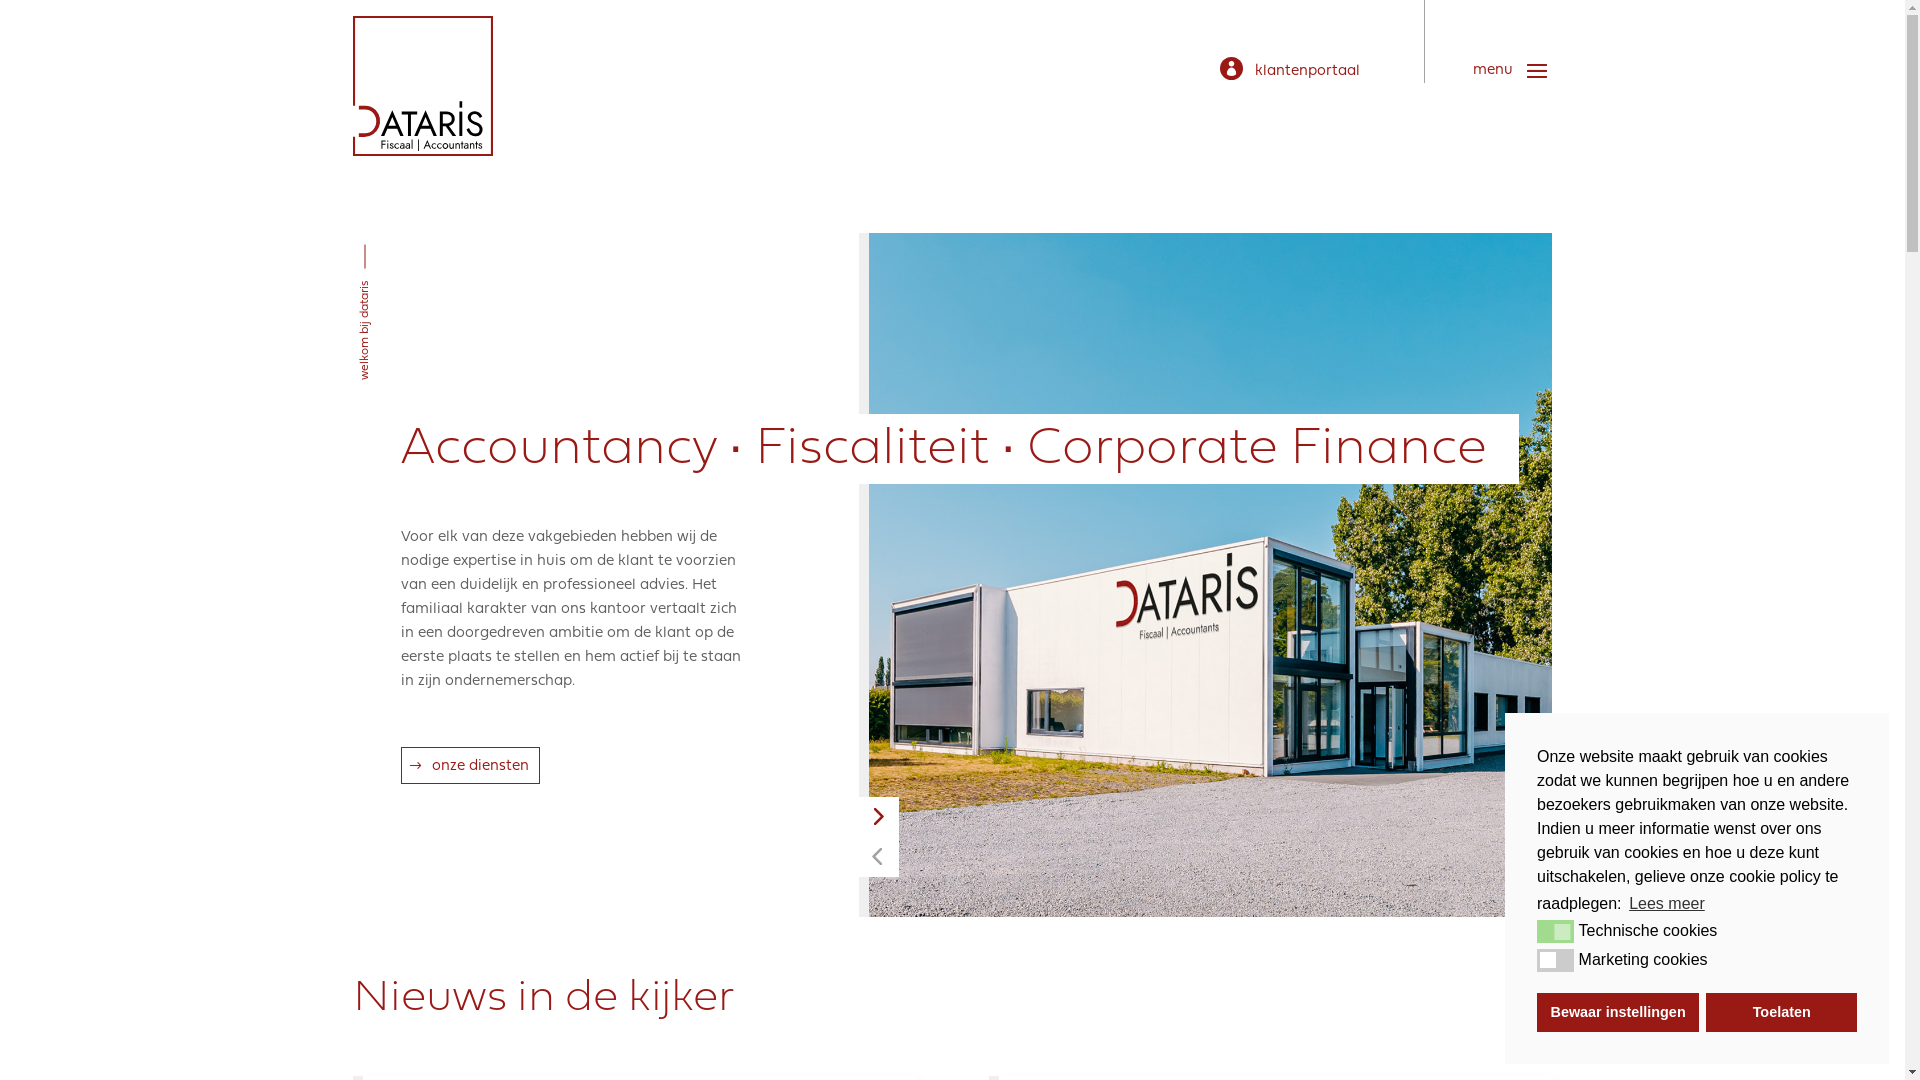  What do you see at coordinates (1218, 70) in the screenshot?
I see `'klantenportaal'` at bounding box center [1218, 70].